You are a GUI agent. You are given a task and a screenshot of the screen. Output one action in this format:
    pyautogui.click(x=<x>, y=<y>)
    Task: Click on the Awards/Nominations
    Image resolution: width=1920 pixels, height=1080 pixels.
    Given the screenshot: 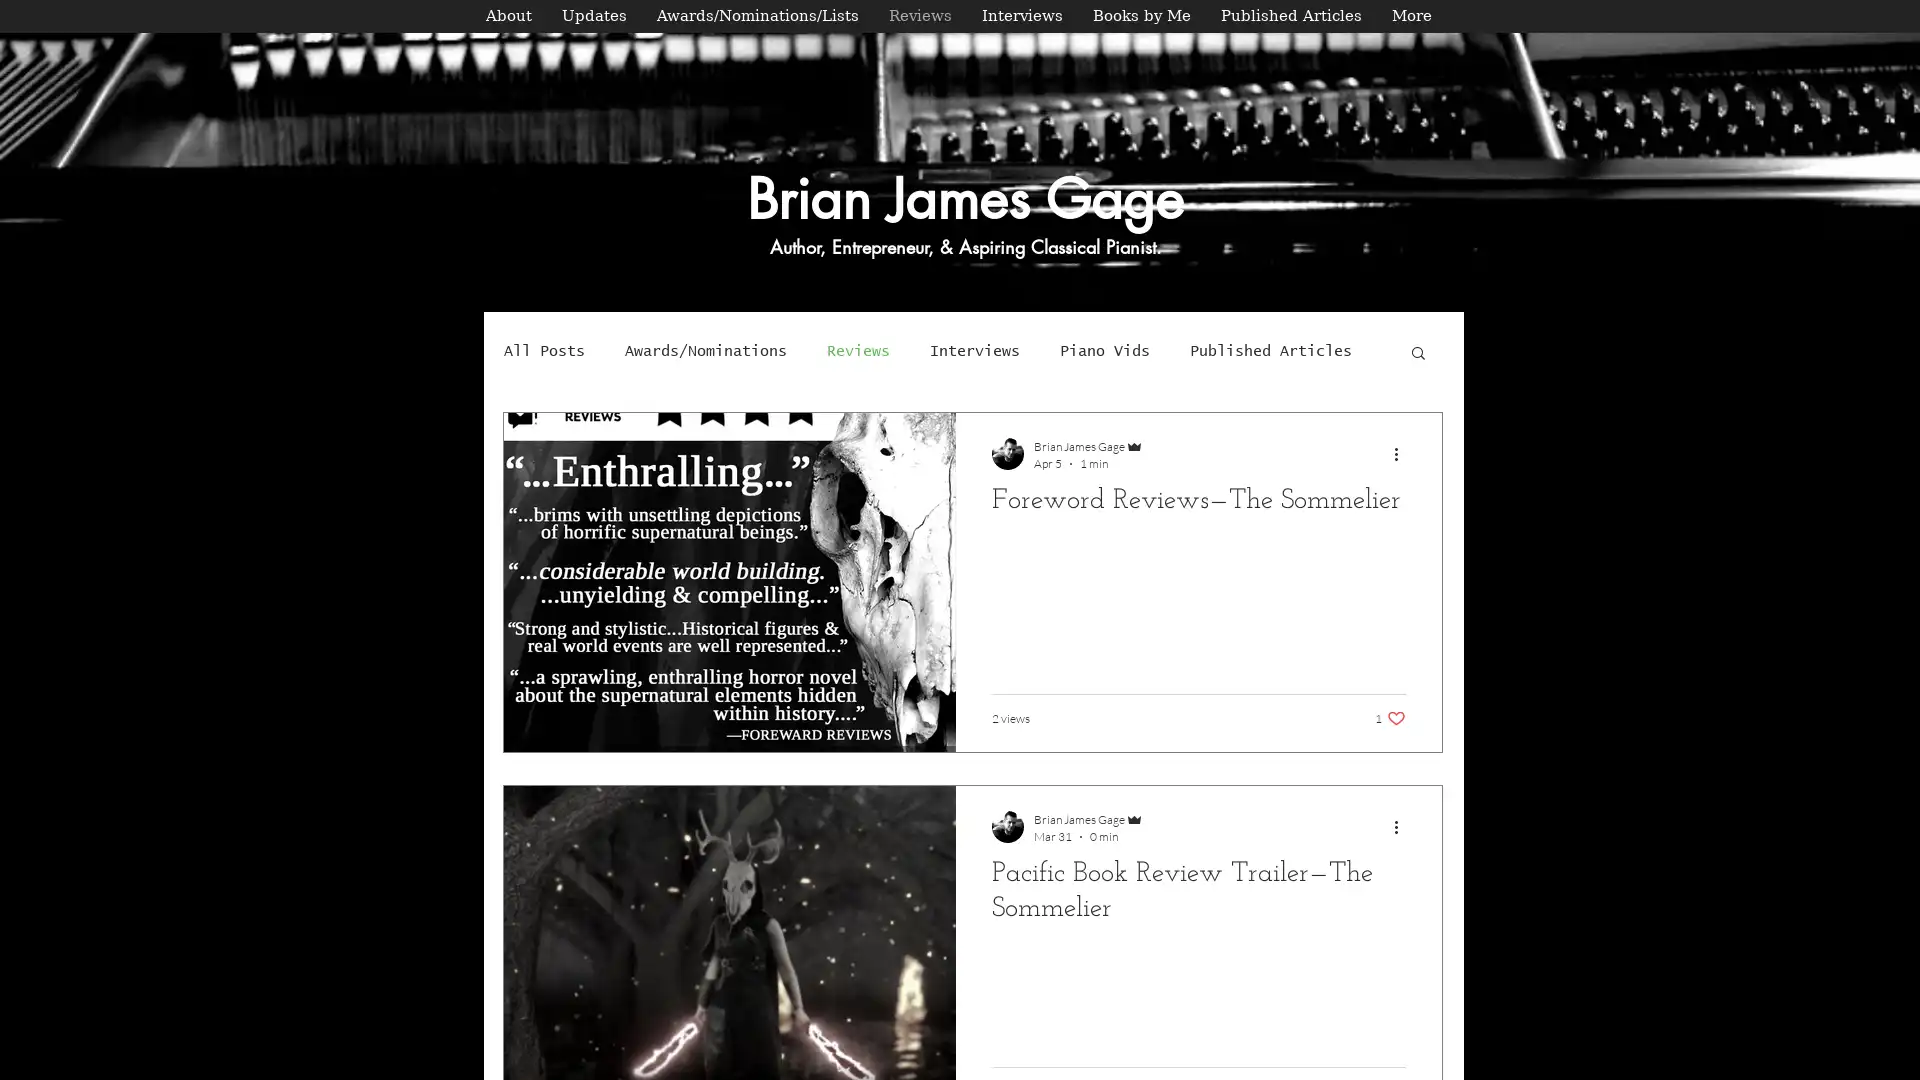 What is the action you would take?
    pyautogui.click(x=705, y=350)
    